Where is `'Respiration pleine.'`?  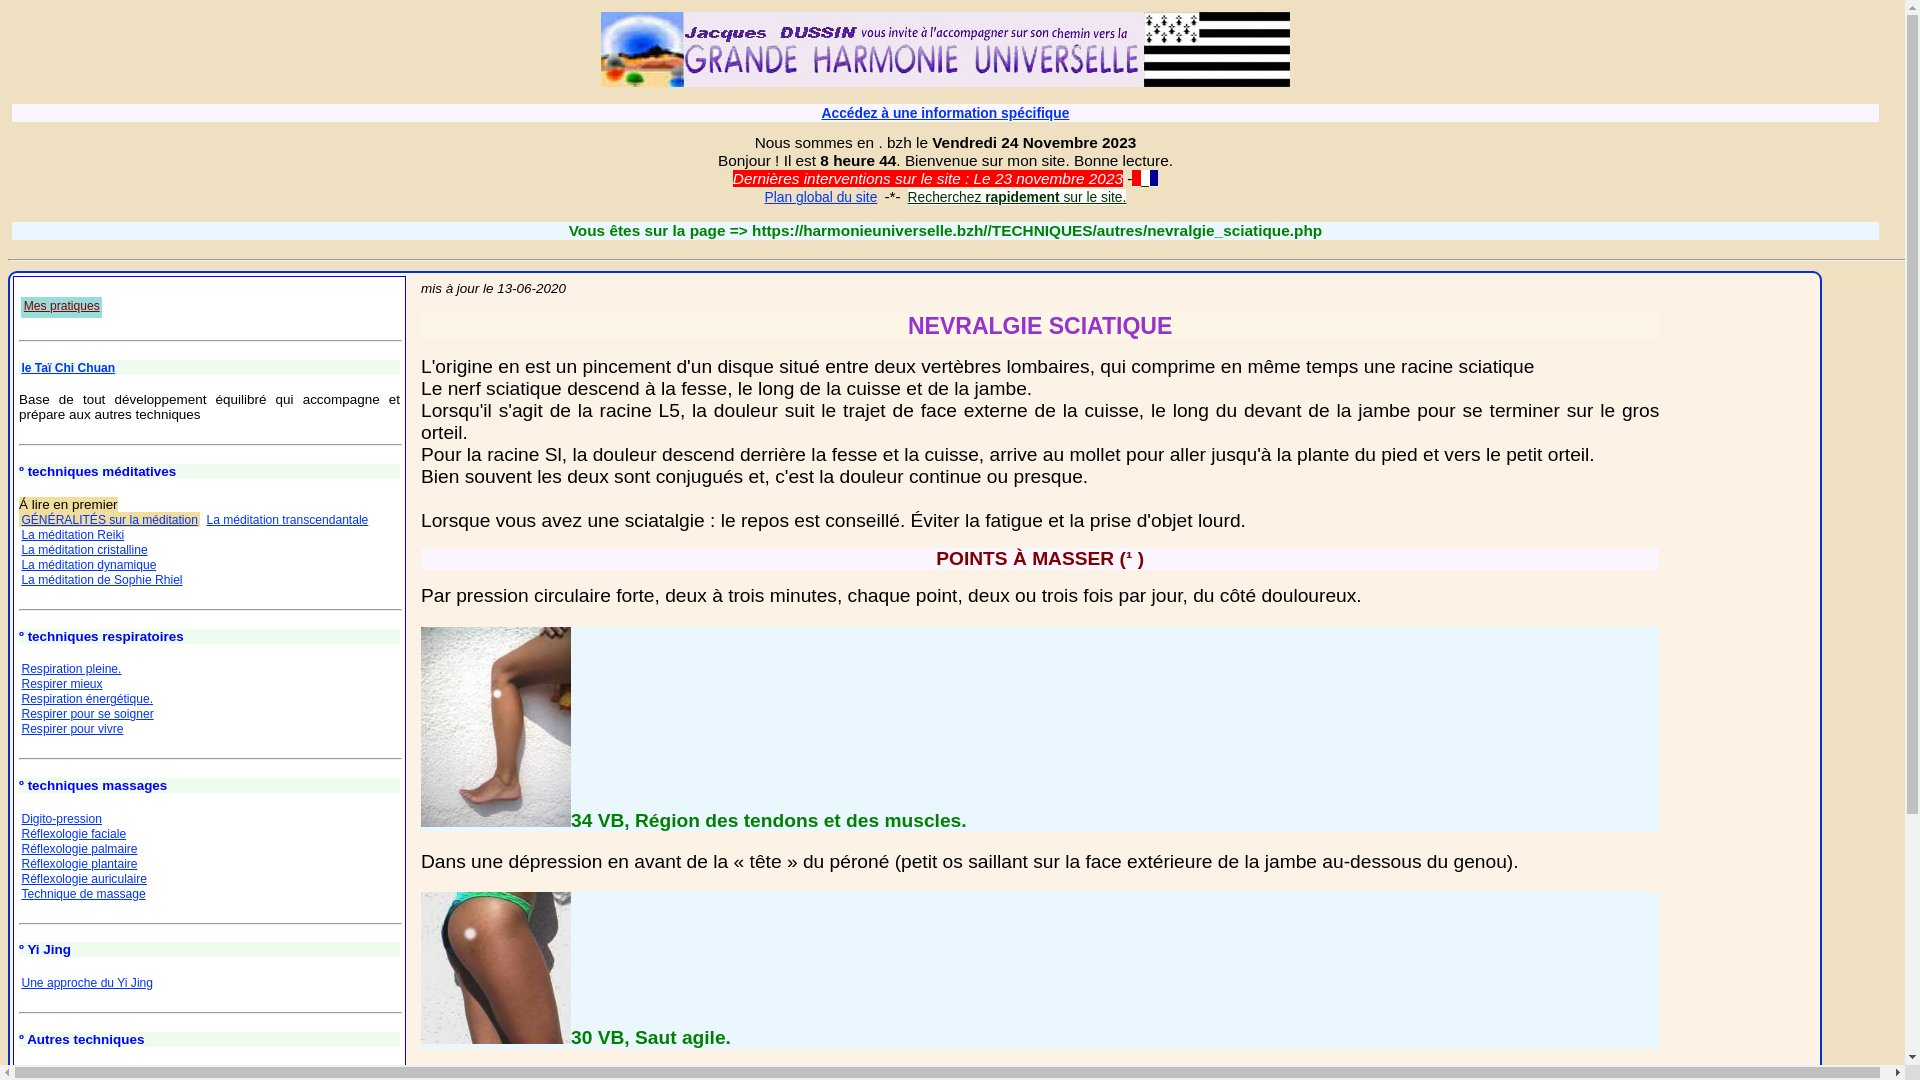 'Respiration pleine.' is located at coordinates (71, 668).